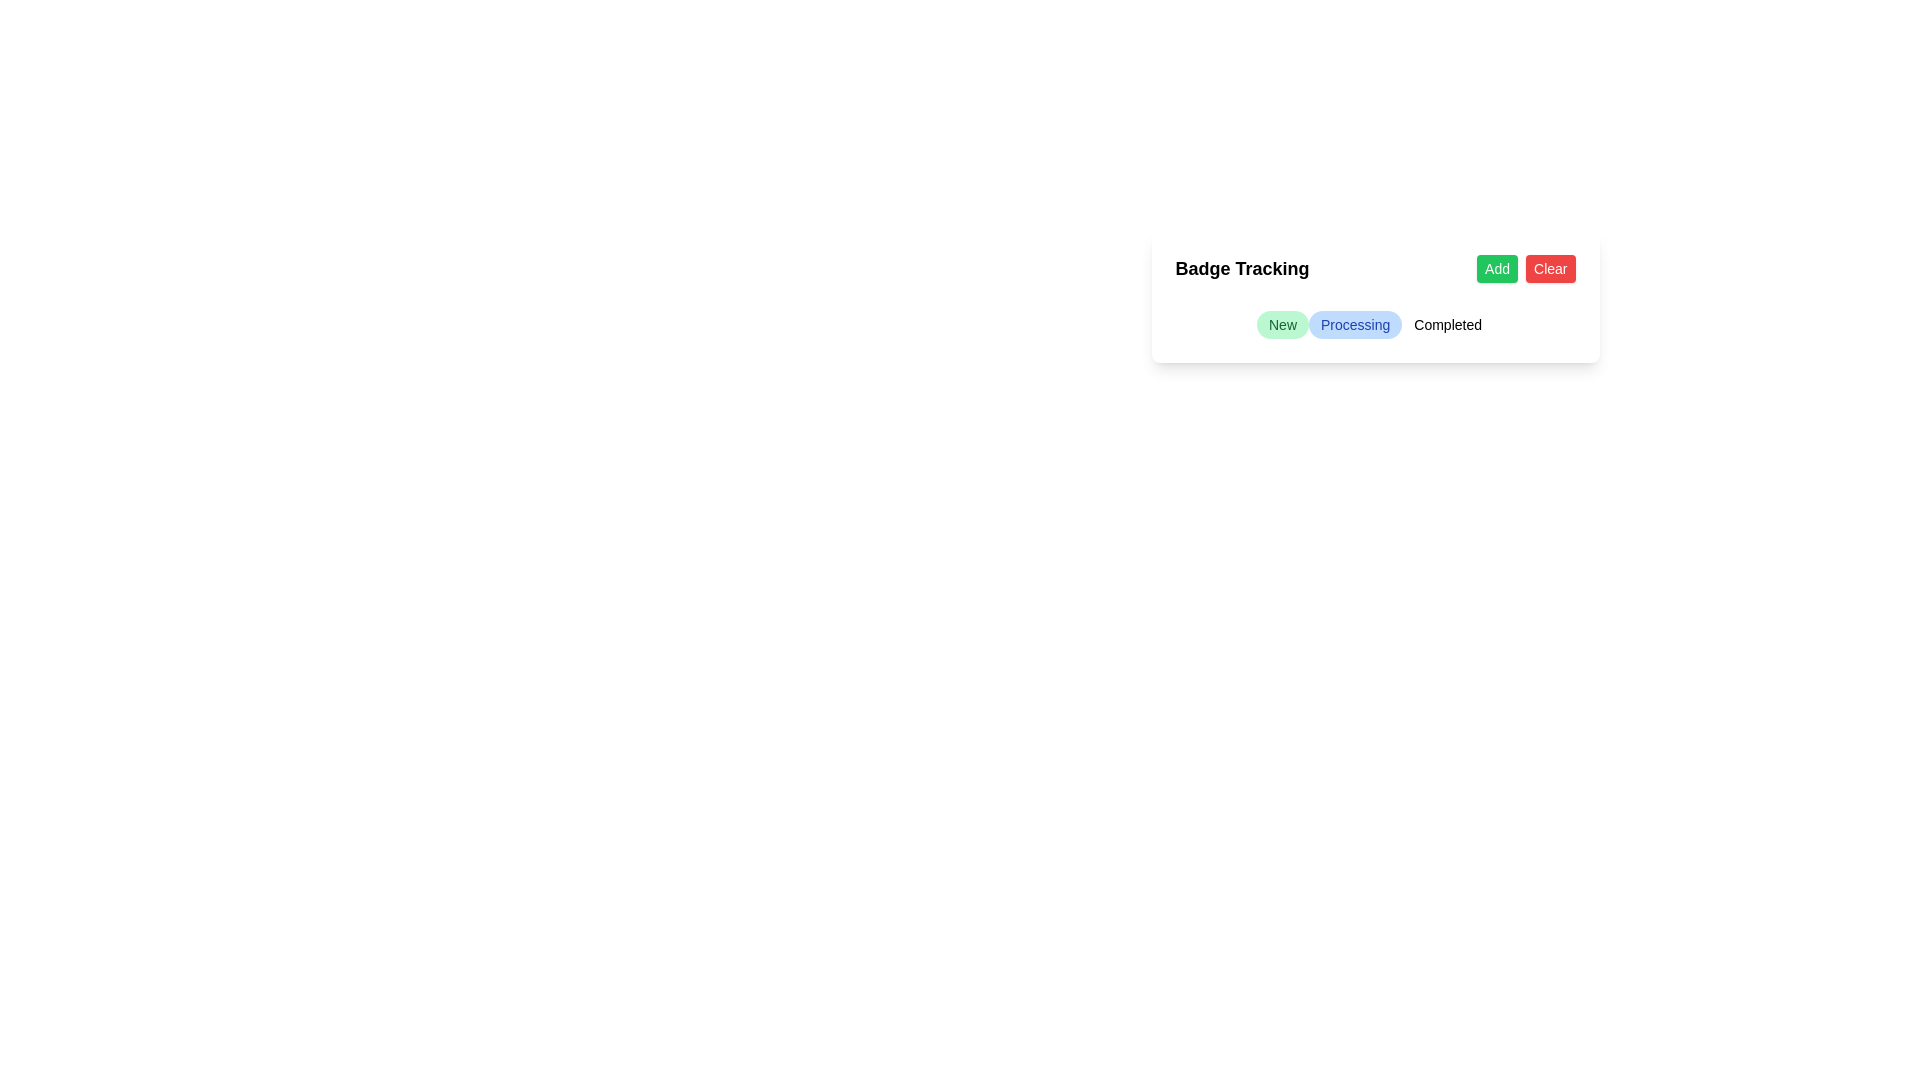 The width and height of the screenshot is (1920, 1080). Describe the element at coordinates (1549, 268) in the screenshot. I see `the 'Clear' button with rounded corners, red background, and white text to potentially reveal a tooltip` at that location.